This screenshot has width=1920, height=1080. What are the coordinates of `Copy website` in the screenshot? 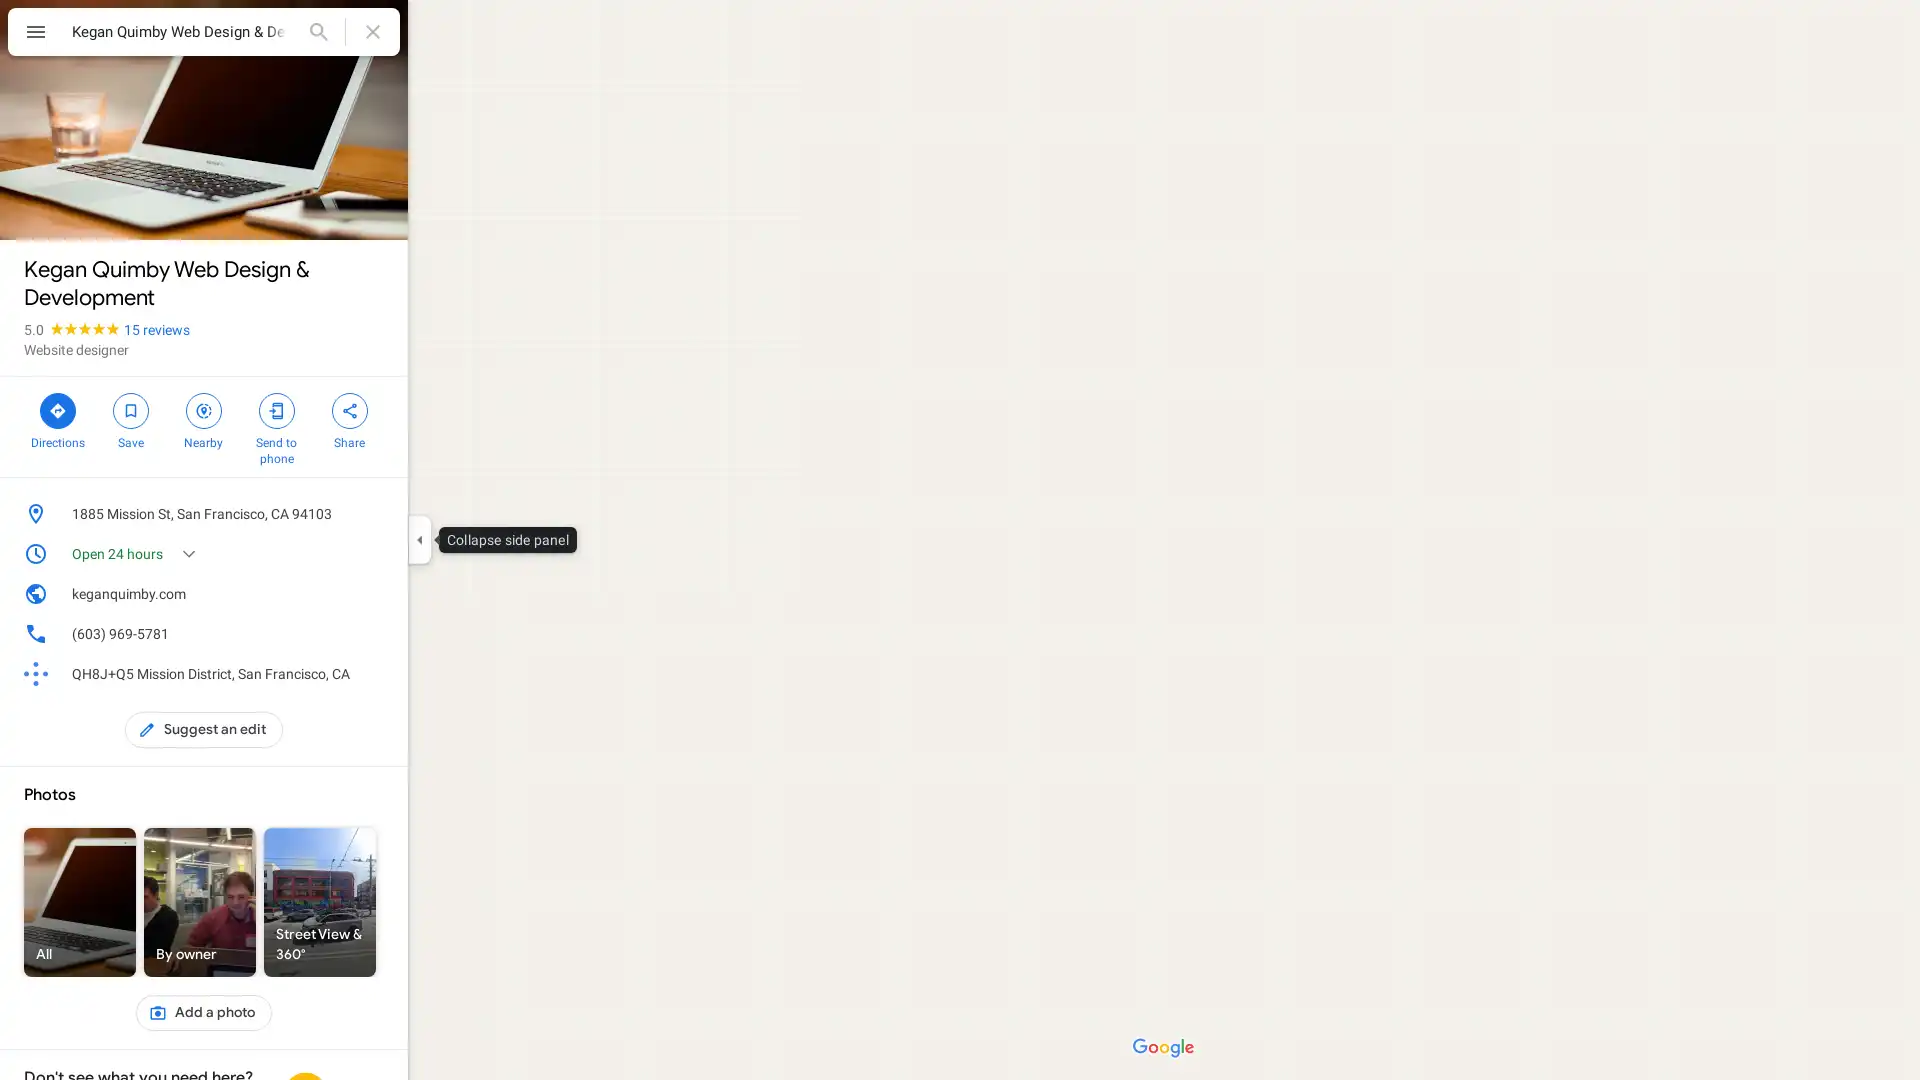 It's located at (374, 593).